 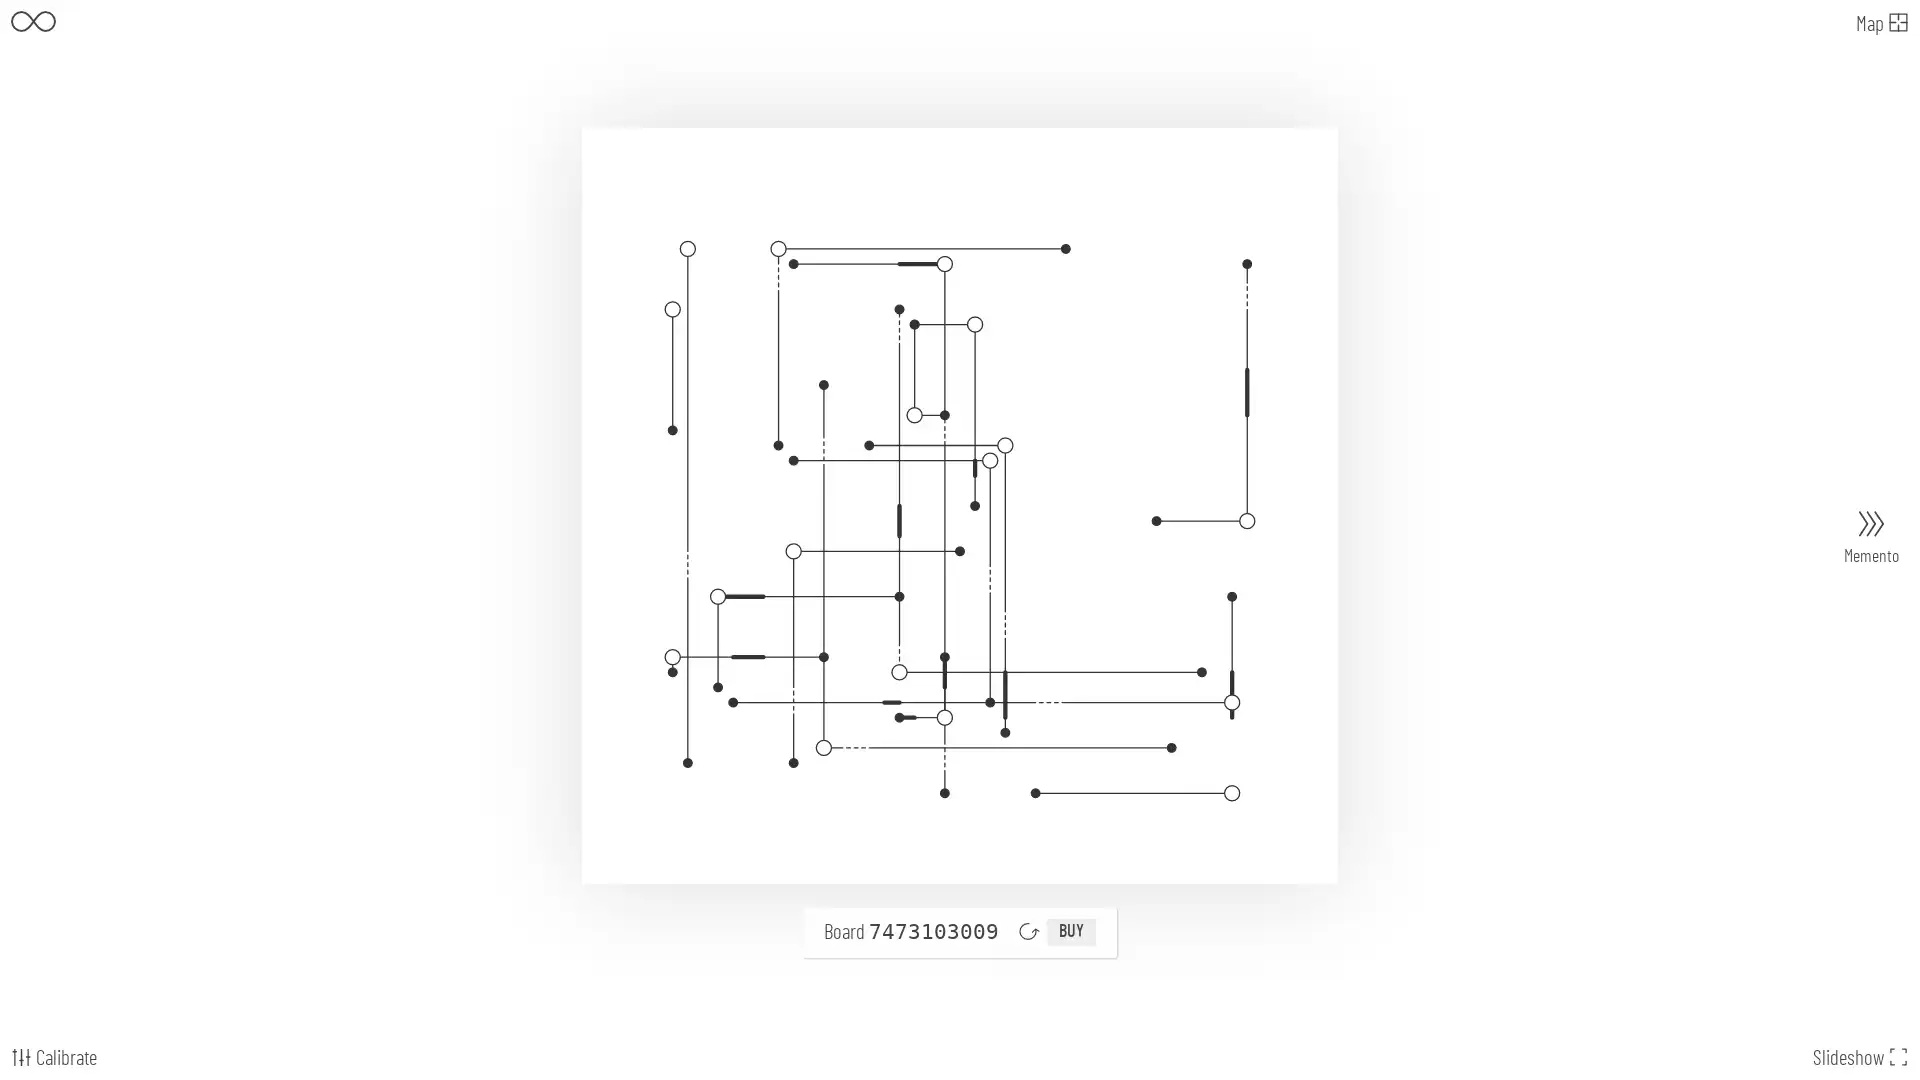 I want to click on Regenerate, so click(x=1027, y=931).